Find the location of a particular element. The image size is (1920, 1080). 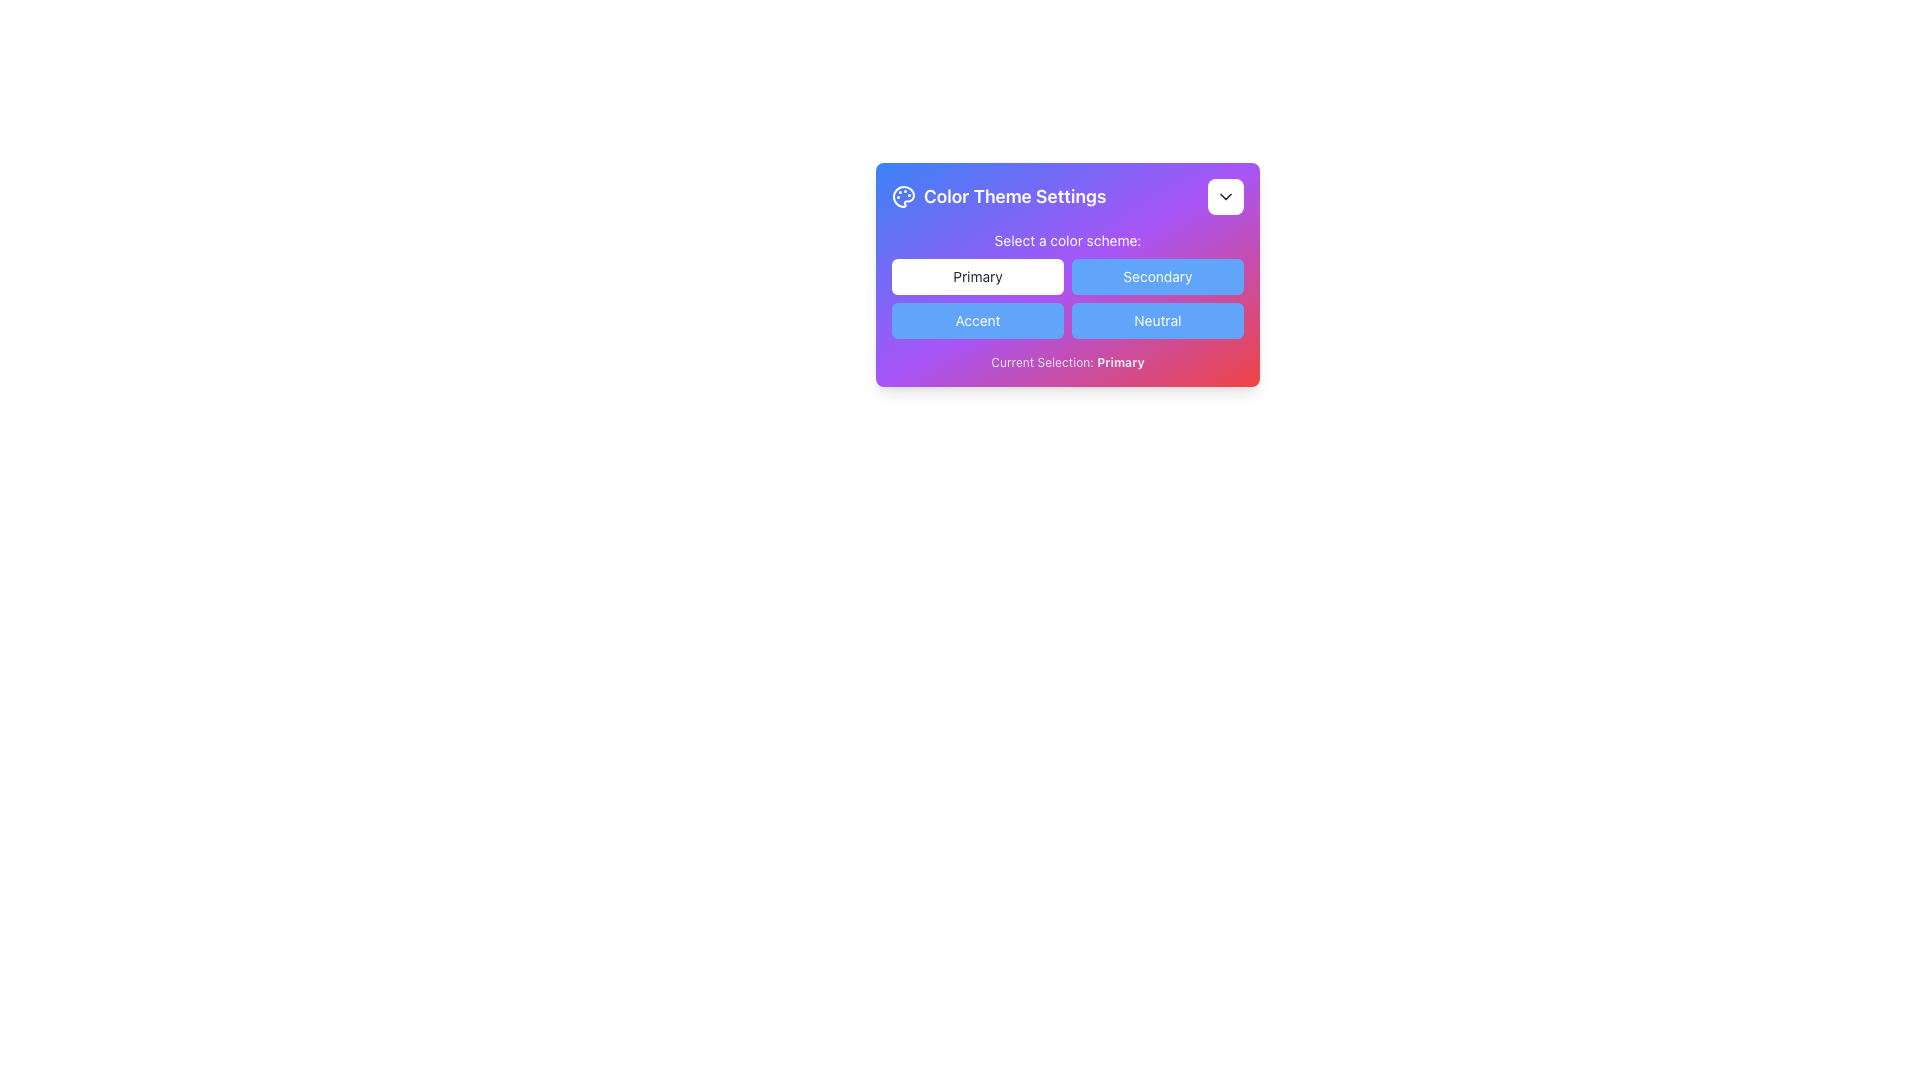

the button for selecting the 'Secondary' color scheme located in the 'Color Theme Settings' section, which is the second item in the top row under 'Select a color scheme' is located at coordinates (1157, 277).